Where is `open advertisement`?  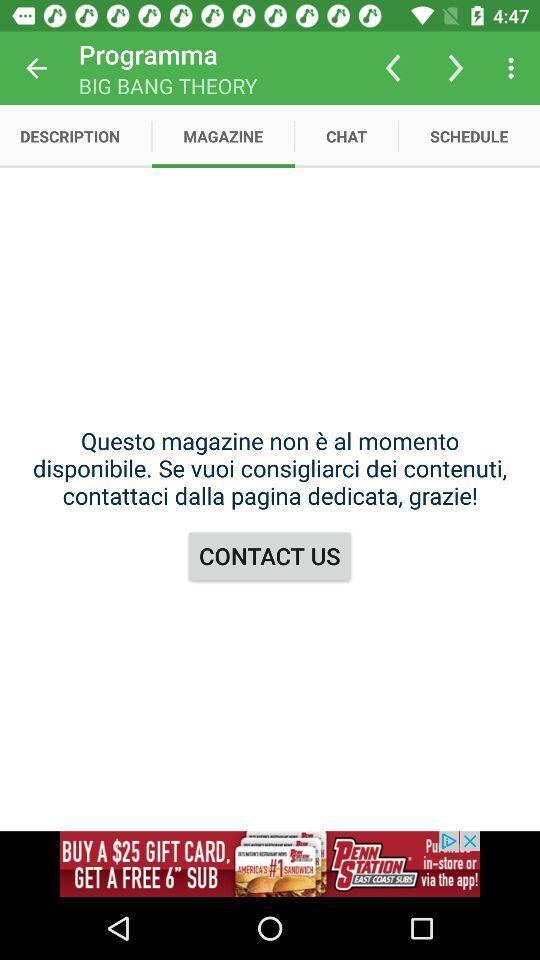 open advertisement is located at coordinates (270, 863).